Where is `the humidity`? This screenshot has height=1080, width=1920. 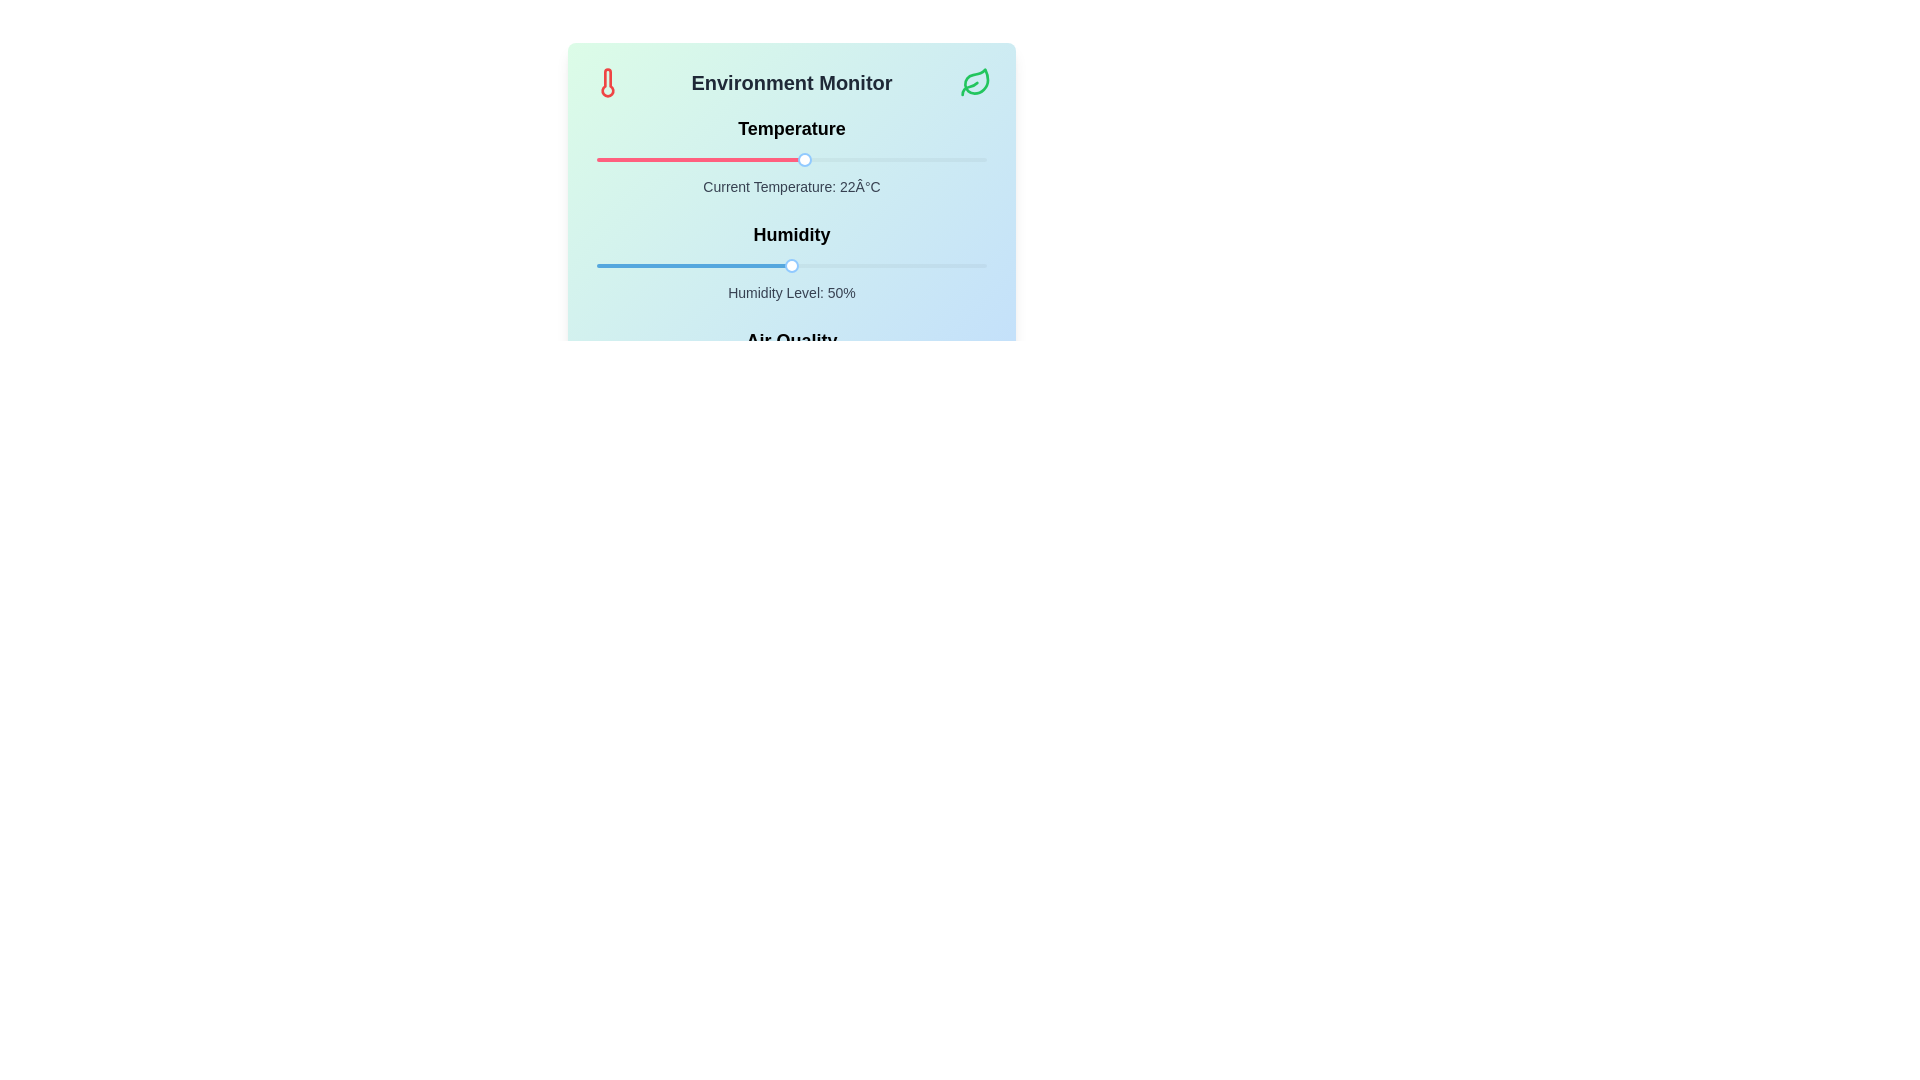
the humidity is located at coordinates (900, 265).